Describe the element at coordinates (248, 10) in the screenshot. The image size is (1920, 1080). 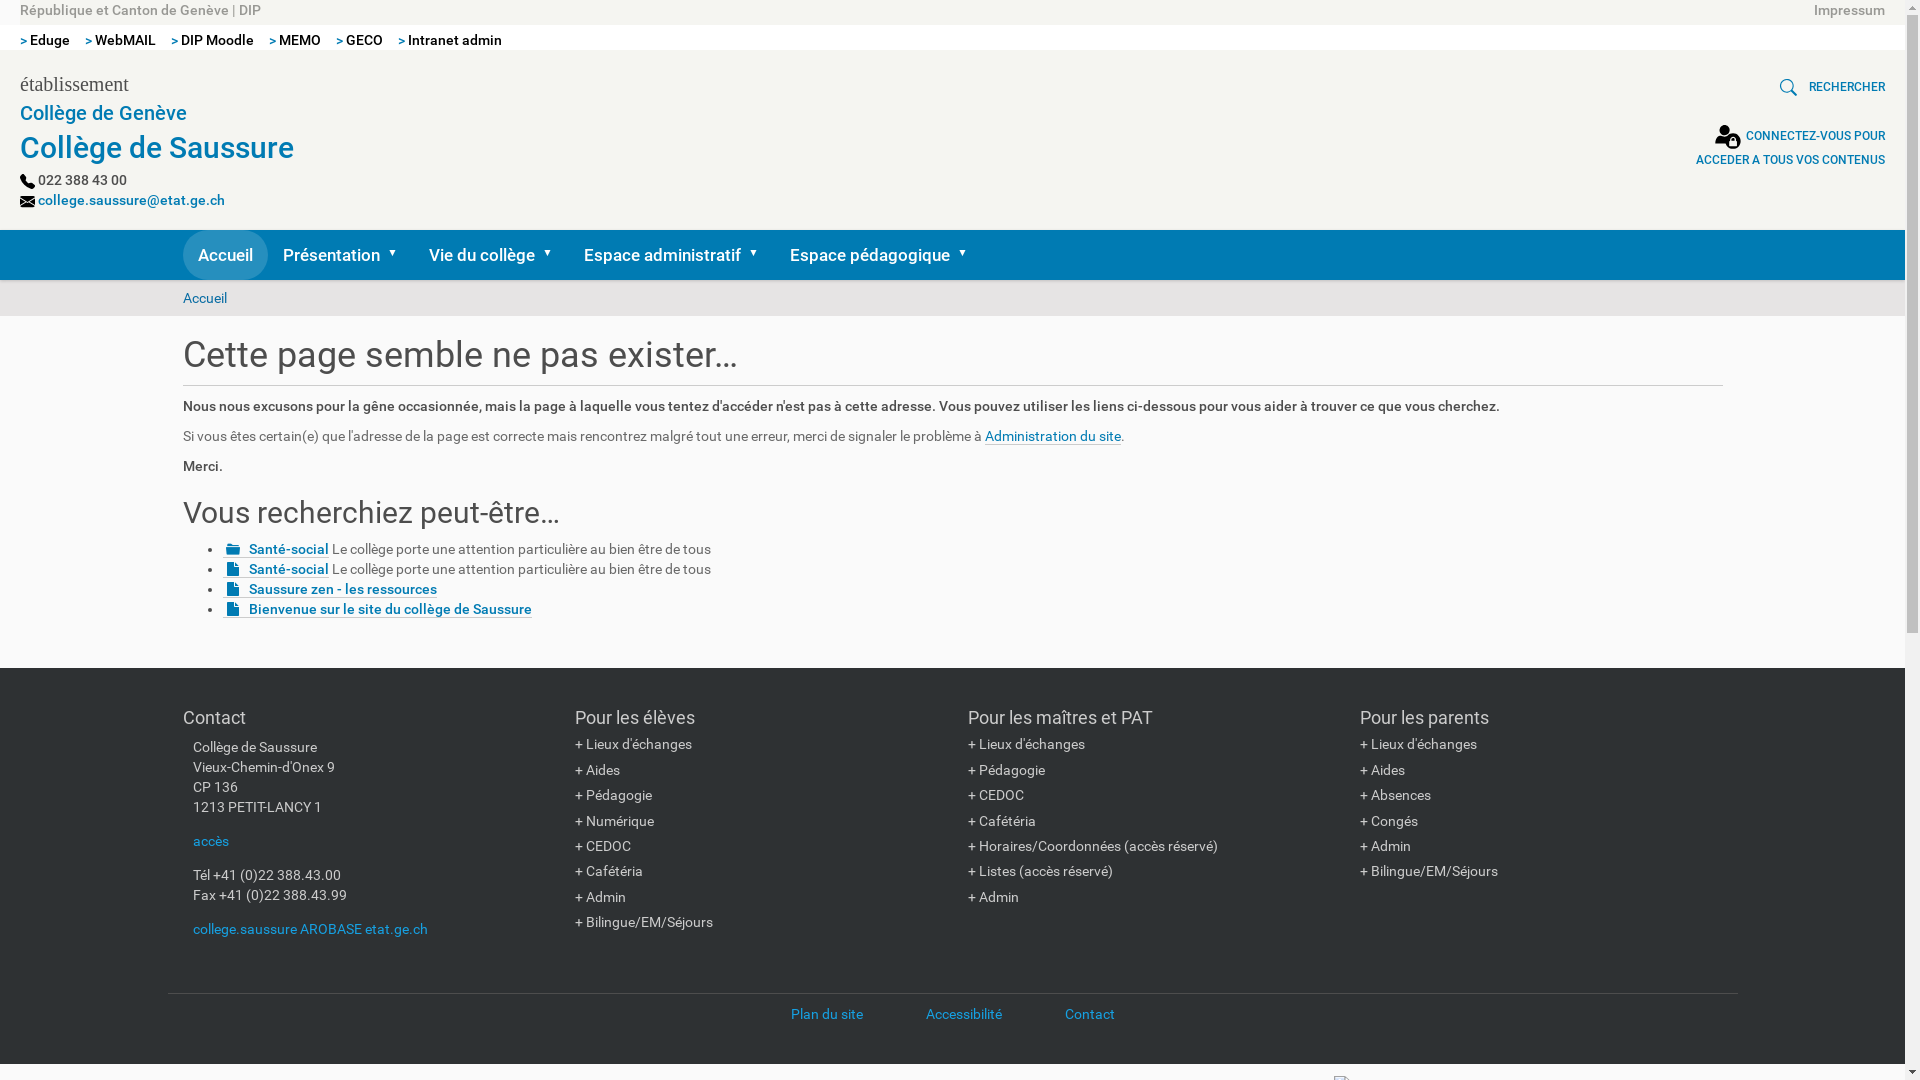
I see `'DIP'` at that location.